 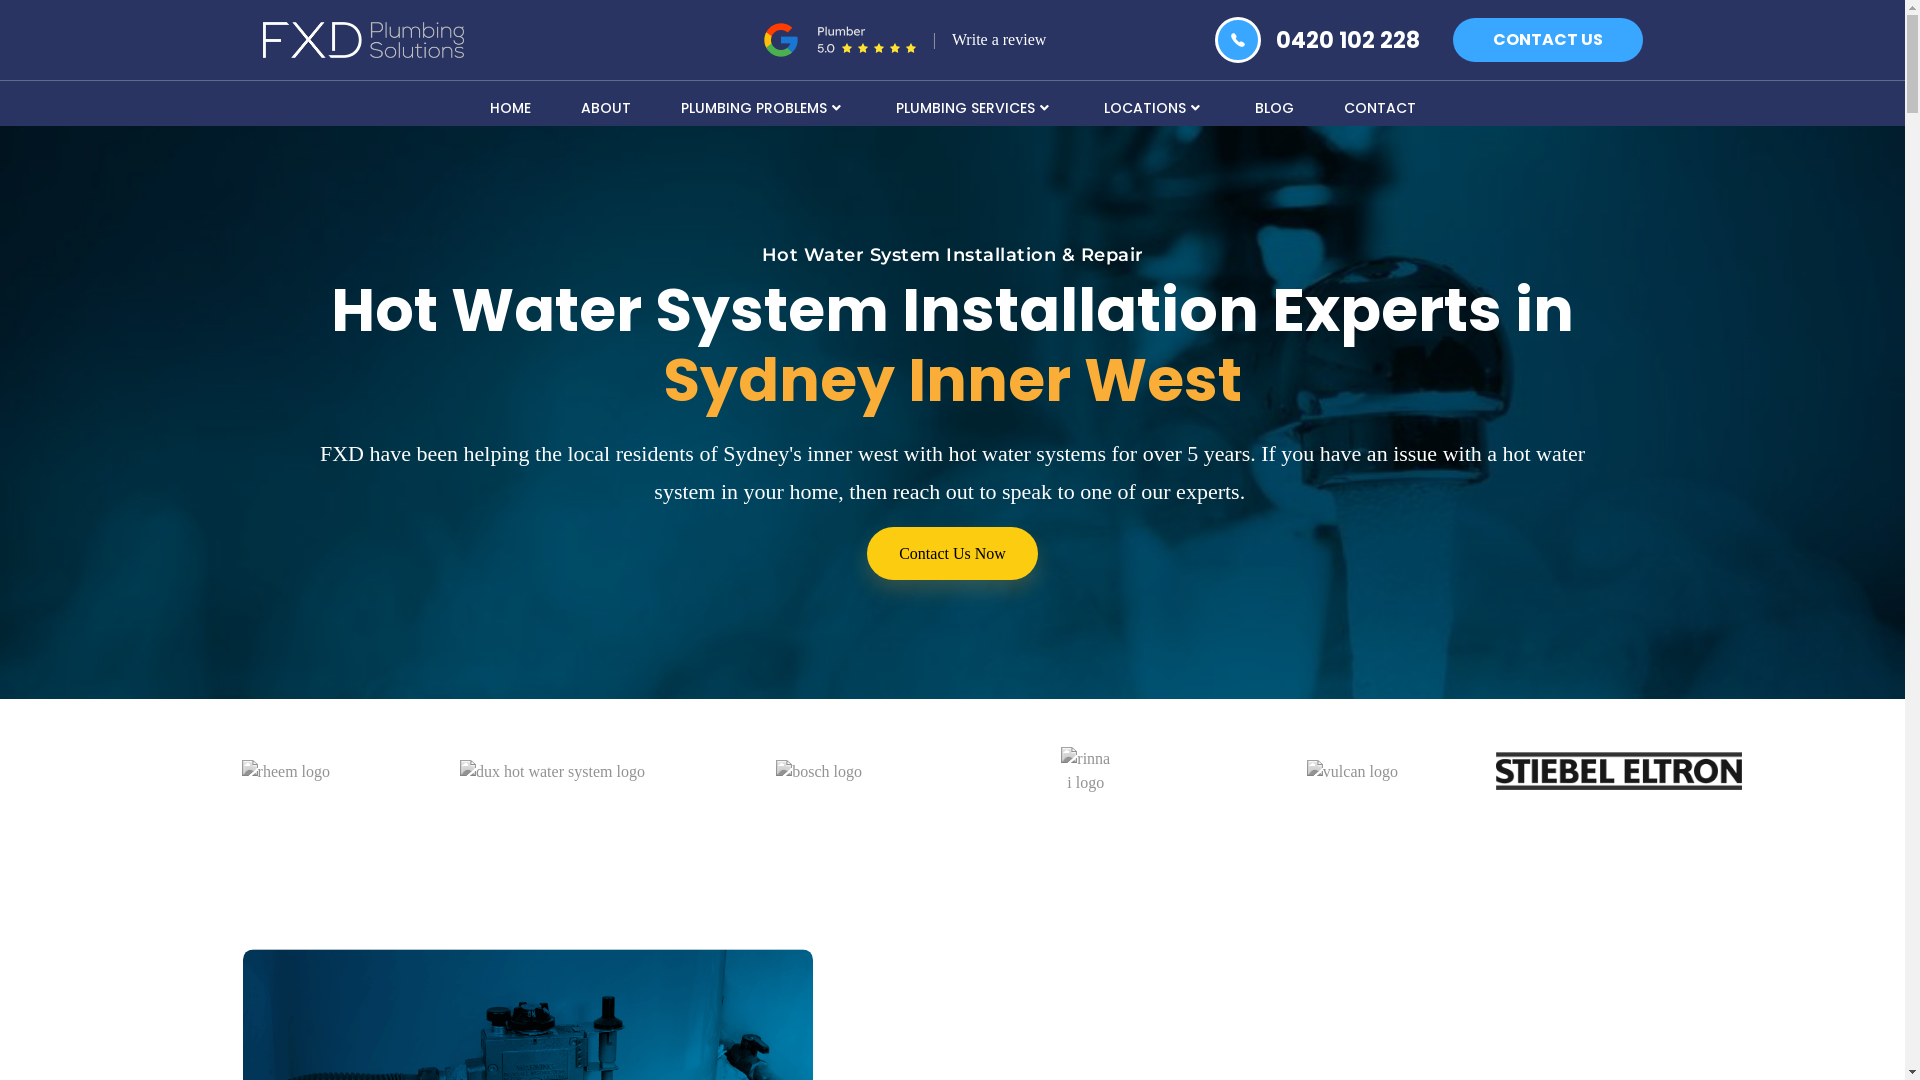 What do you see at coordinates (1545, 39) in the screenshot?
I see `'CONTACT US'` at bounding box center [1545, 39].